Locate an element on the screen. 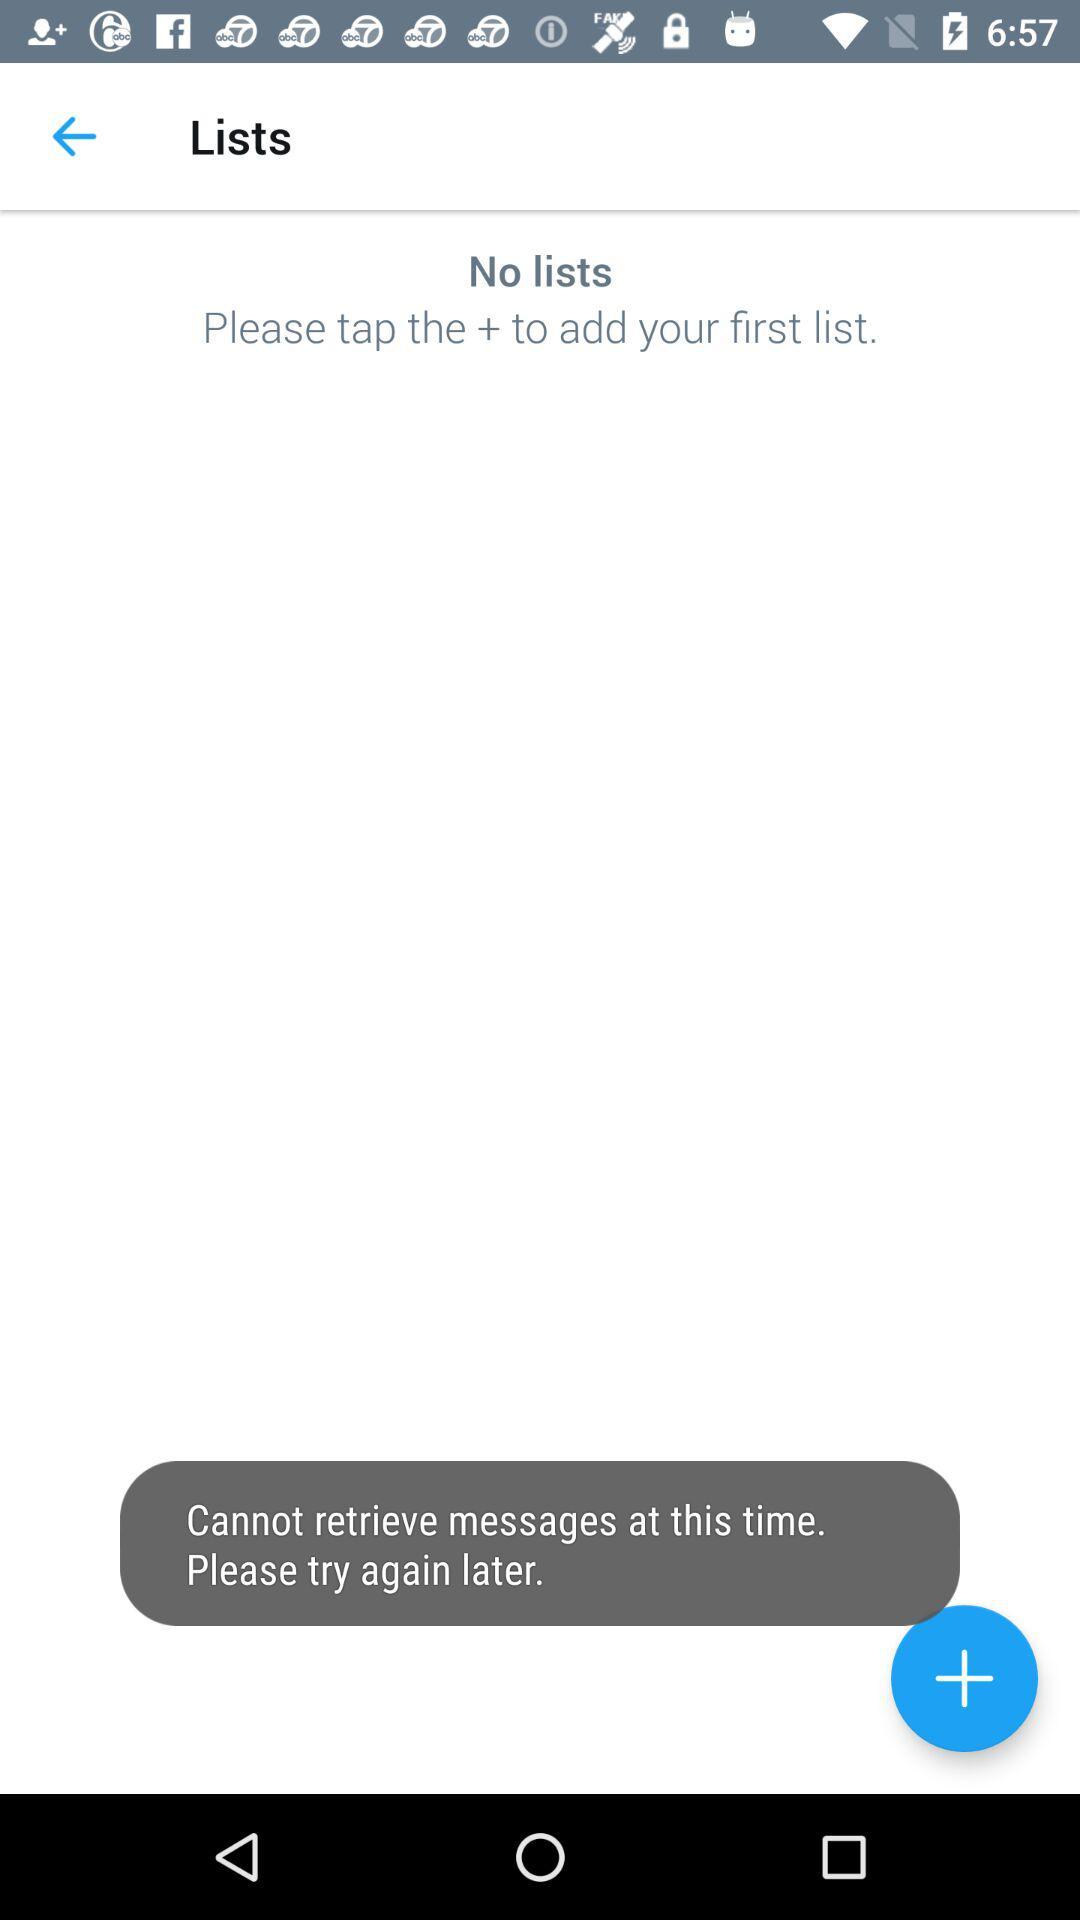 This screenshot has height=1920, width=1080. go back is located at coordinates (963, 1678).